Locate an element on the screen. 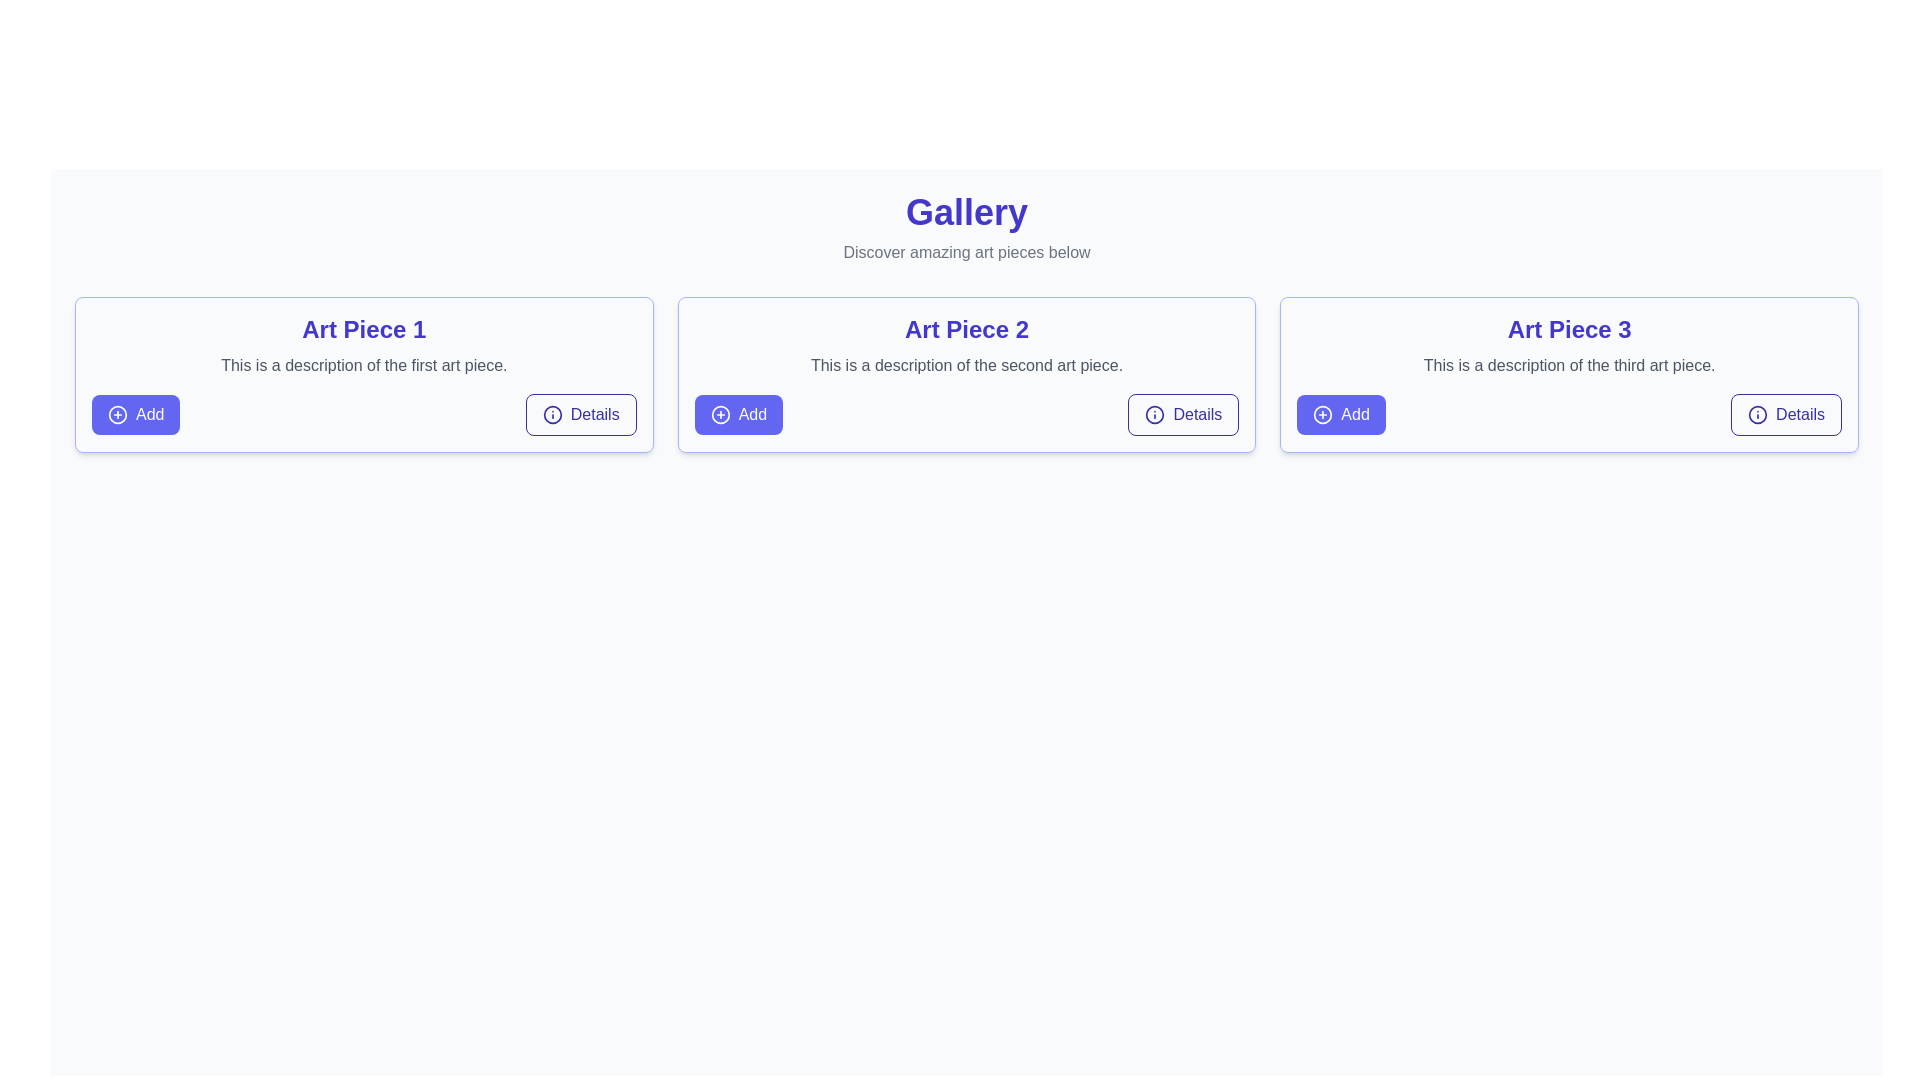 This screenshot has width=1920, height=1080. the informational button located at the bottom-right corner of the card for 'Art Piece 2' is located at coordinates (1183, 414).